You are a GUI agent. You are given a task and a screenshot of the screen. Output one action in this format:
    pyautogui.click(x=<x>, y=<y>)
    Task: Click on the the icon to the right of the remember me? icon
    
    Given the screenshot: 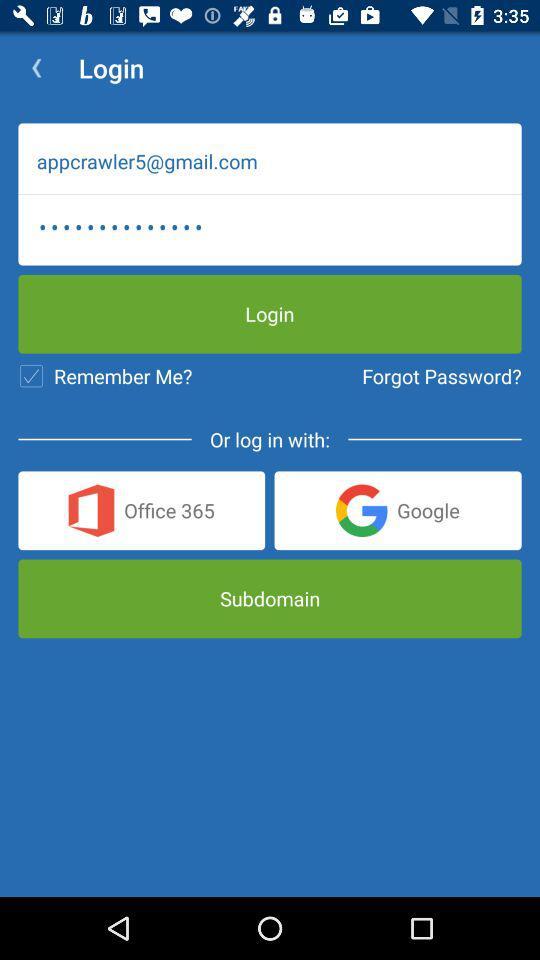 What is the action you would take?
    pyautogui.click(x=441, y=375)
    